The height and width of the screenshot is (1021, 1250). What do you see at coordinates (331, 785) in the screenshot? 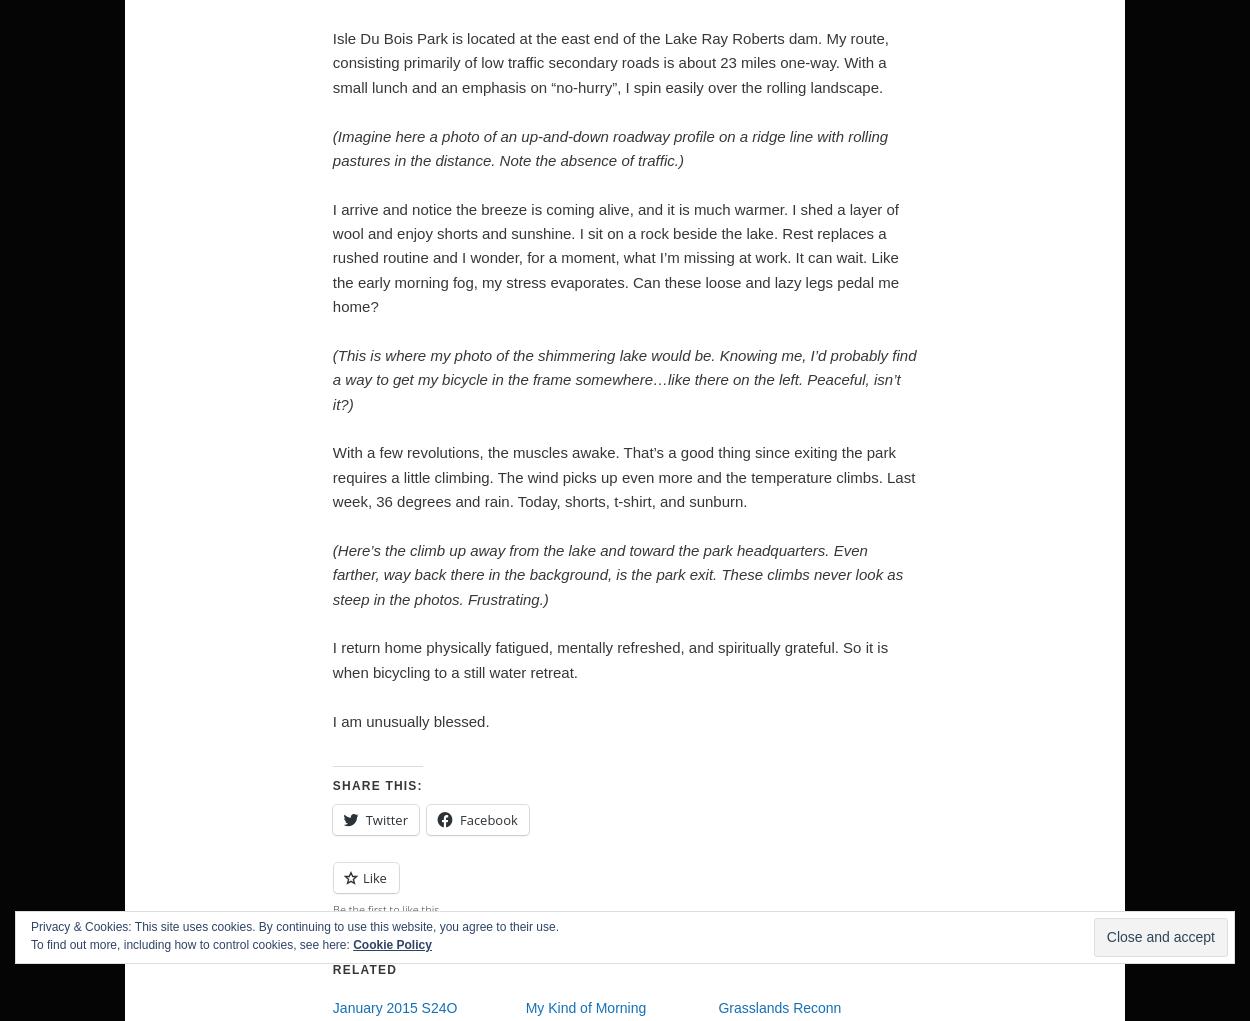
I see `'Share this:'` at bounding box center [331, 785].